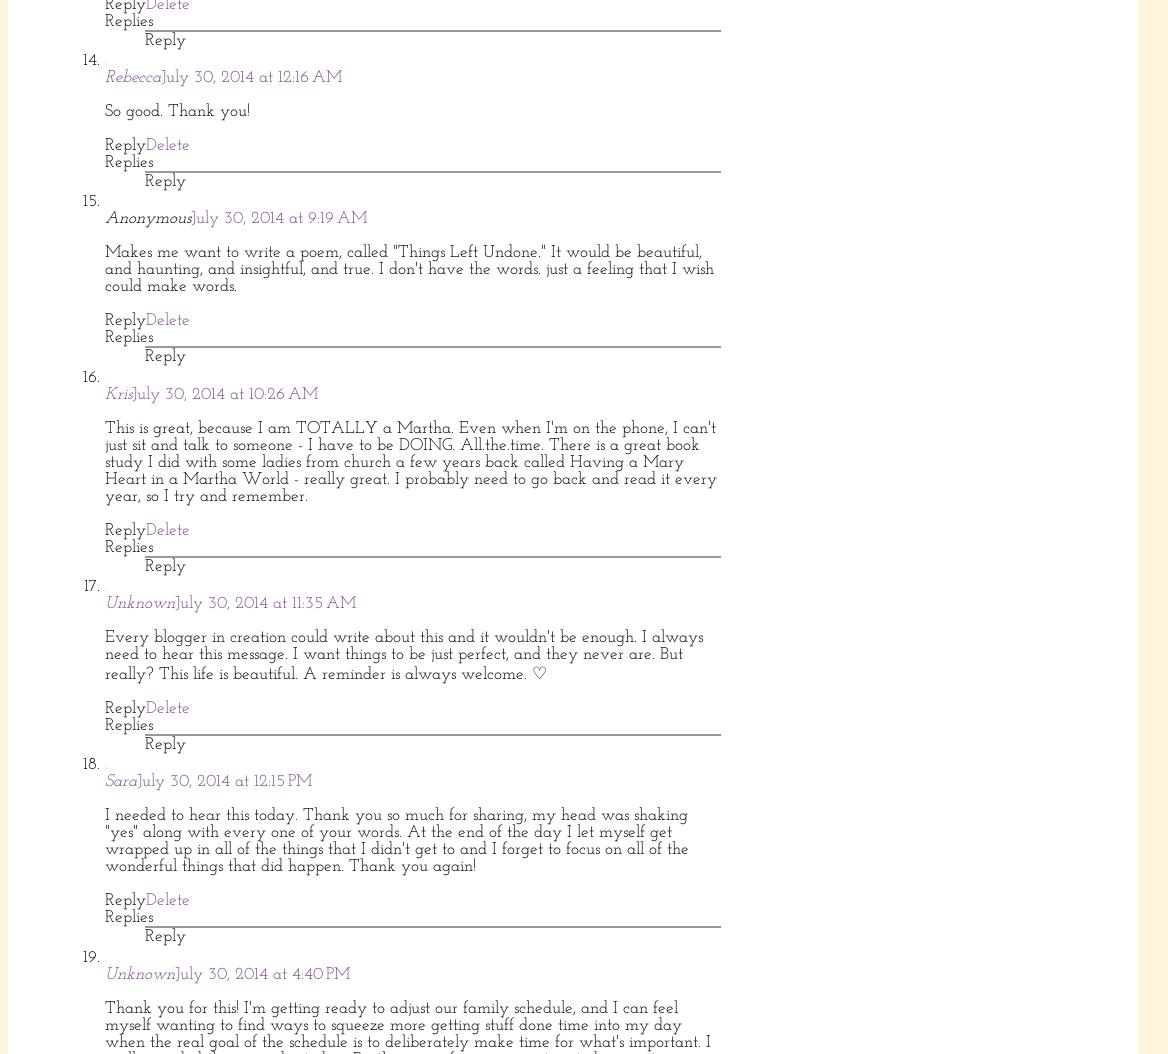 This screenshot has height=1054, width=1168. Describe the element at coordinates (278, 218) in the screenshot. I see `'July 30, 2014 at 9:19 AM'` at that location.